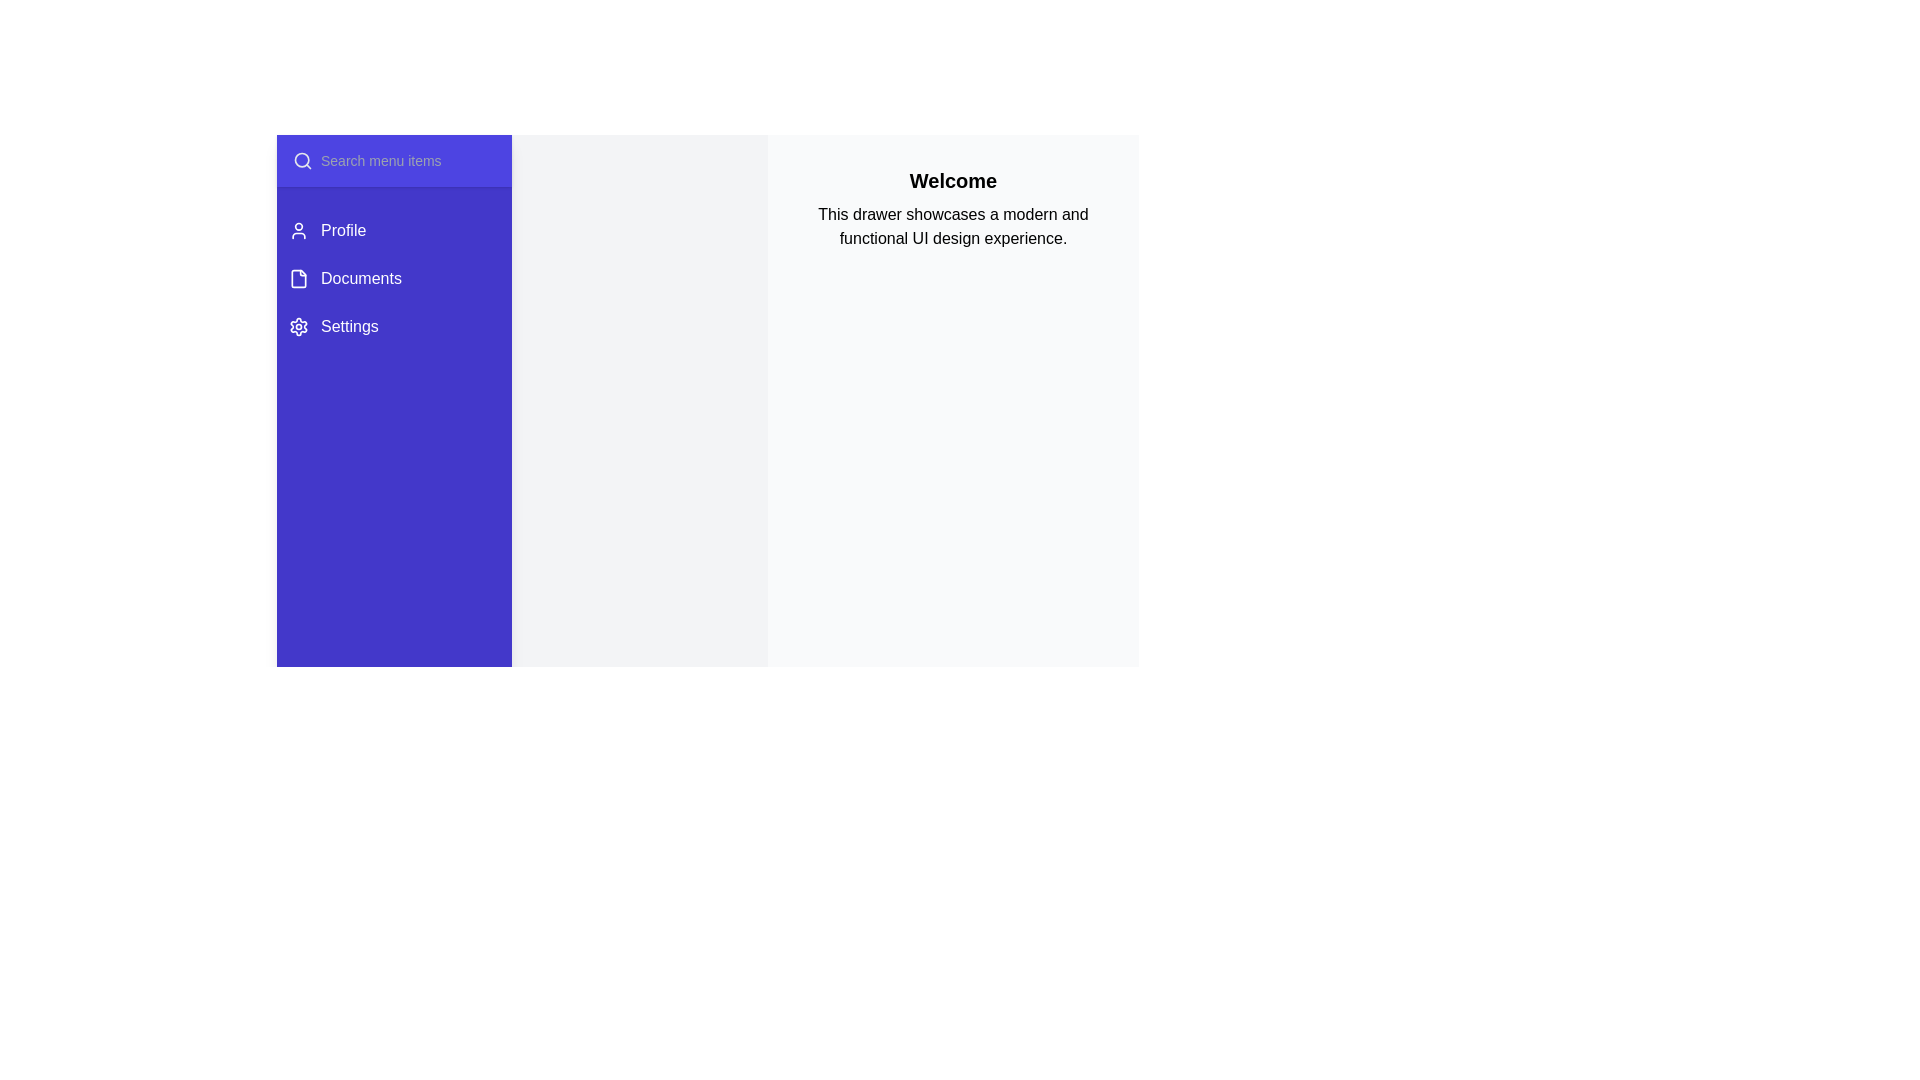 The height and width of the screenshot is (1080, 1920). What do you see at coordinates (297, 230) in the screenshot?
I see `the Profile icon in the menu` at bounding box center [297, 230].